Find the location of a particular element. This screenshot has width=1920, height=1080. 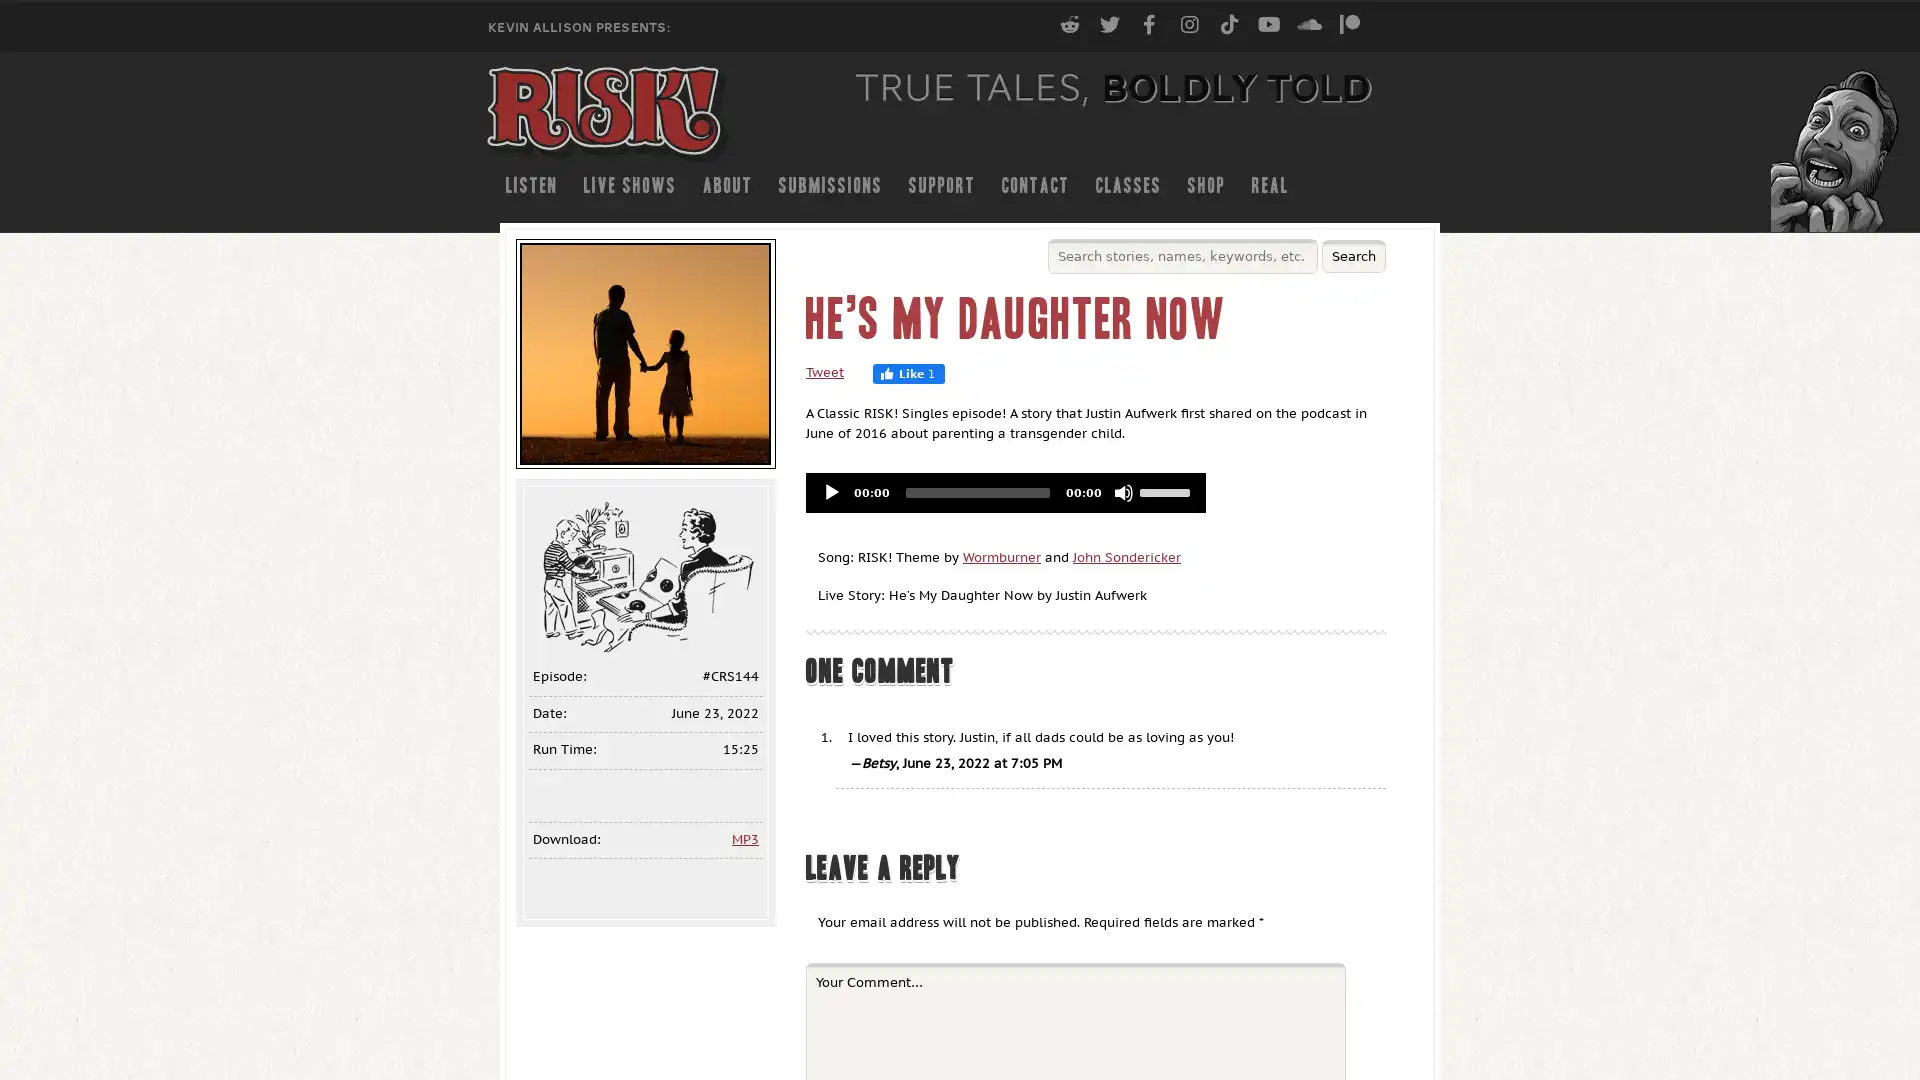

Search is located at coordinates (1353, 255).